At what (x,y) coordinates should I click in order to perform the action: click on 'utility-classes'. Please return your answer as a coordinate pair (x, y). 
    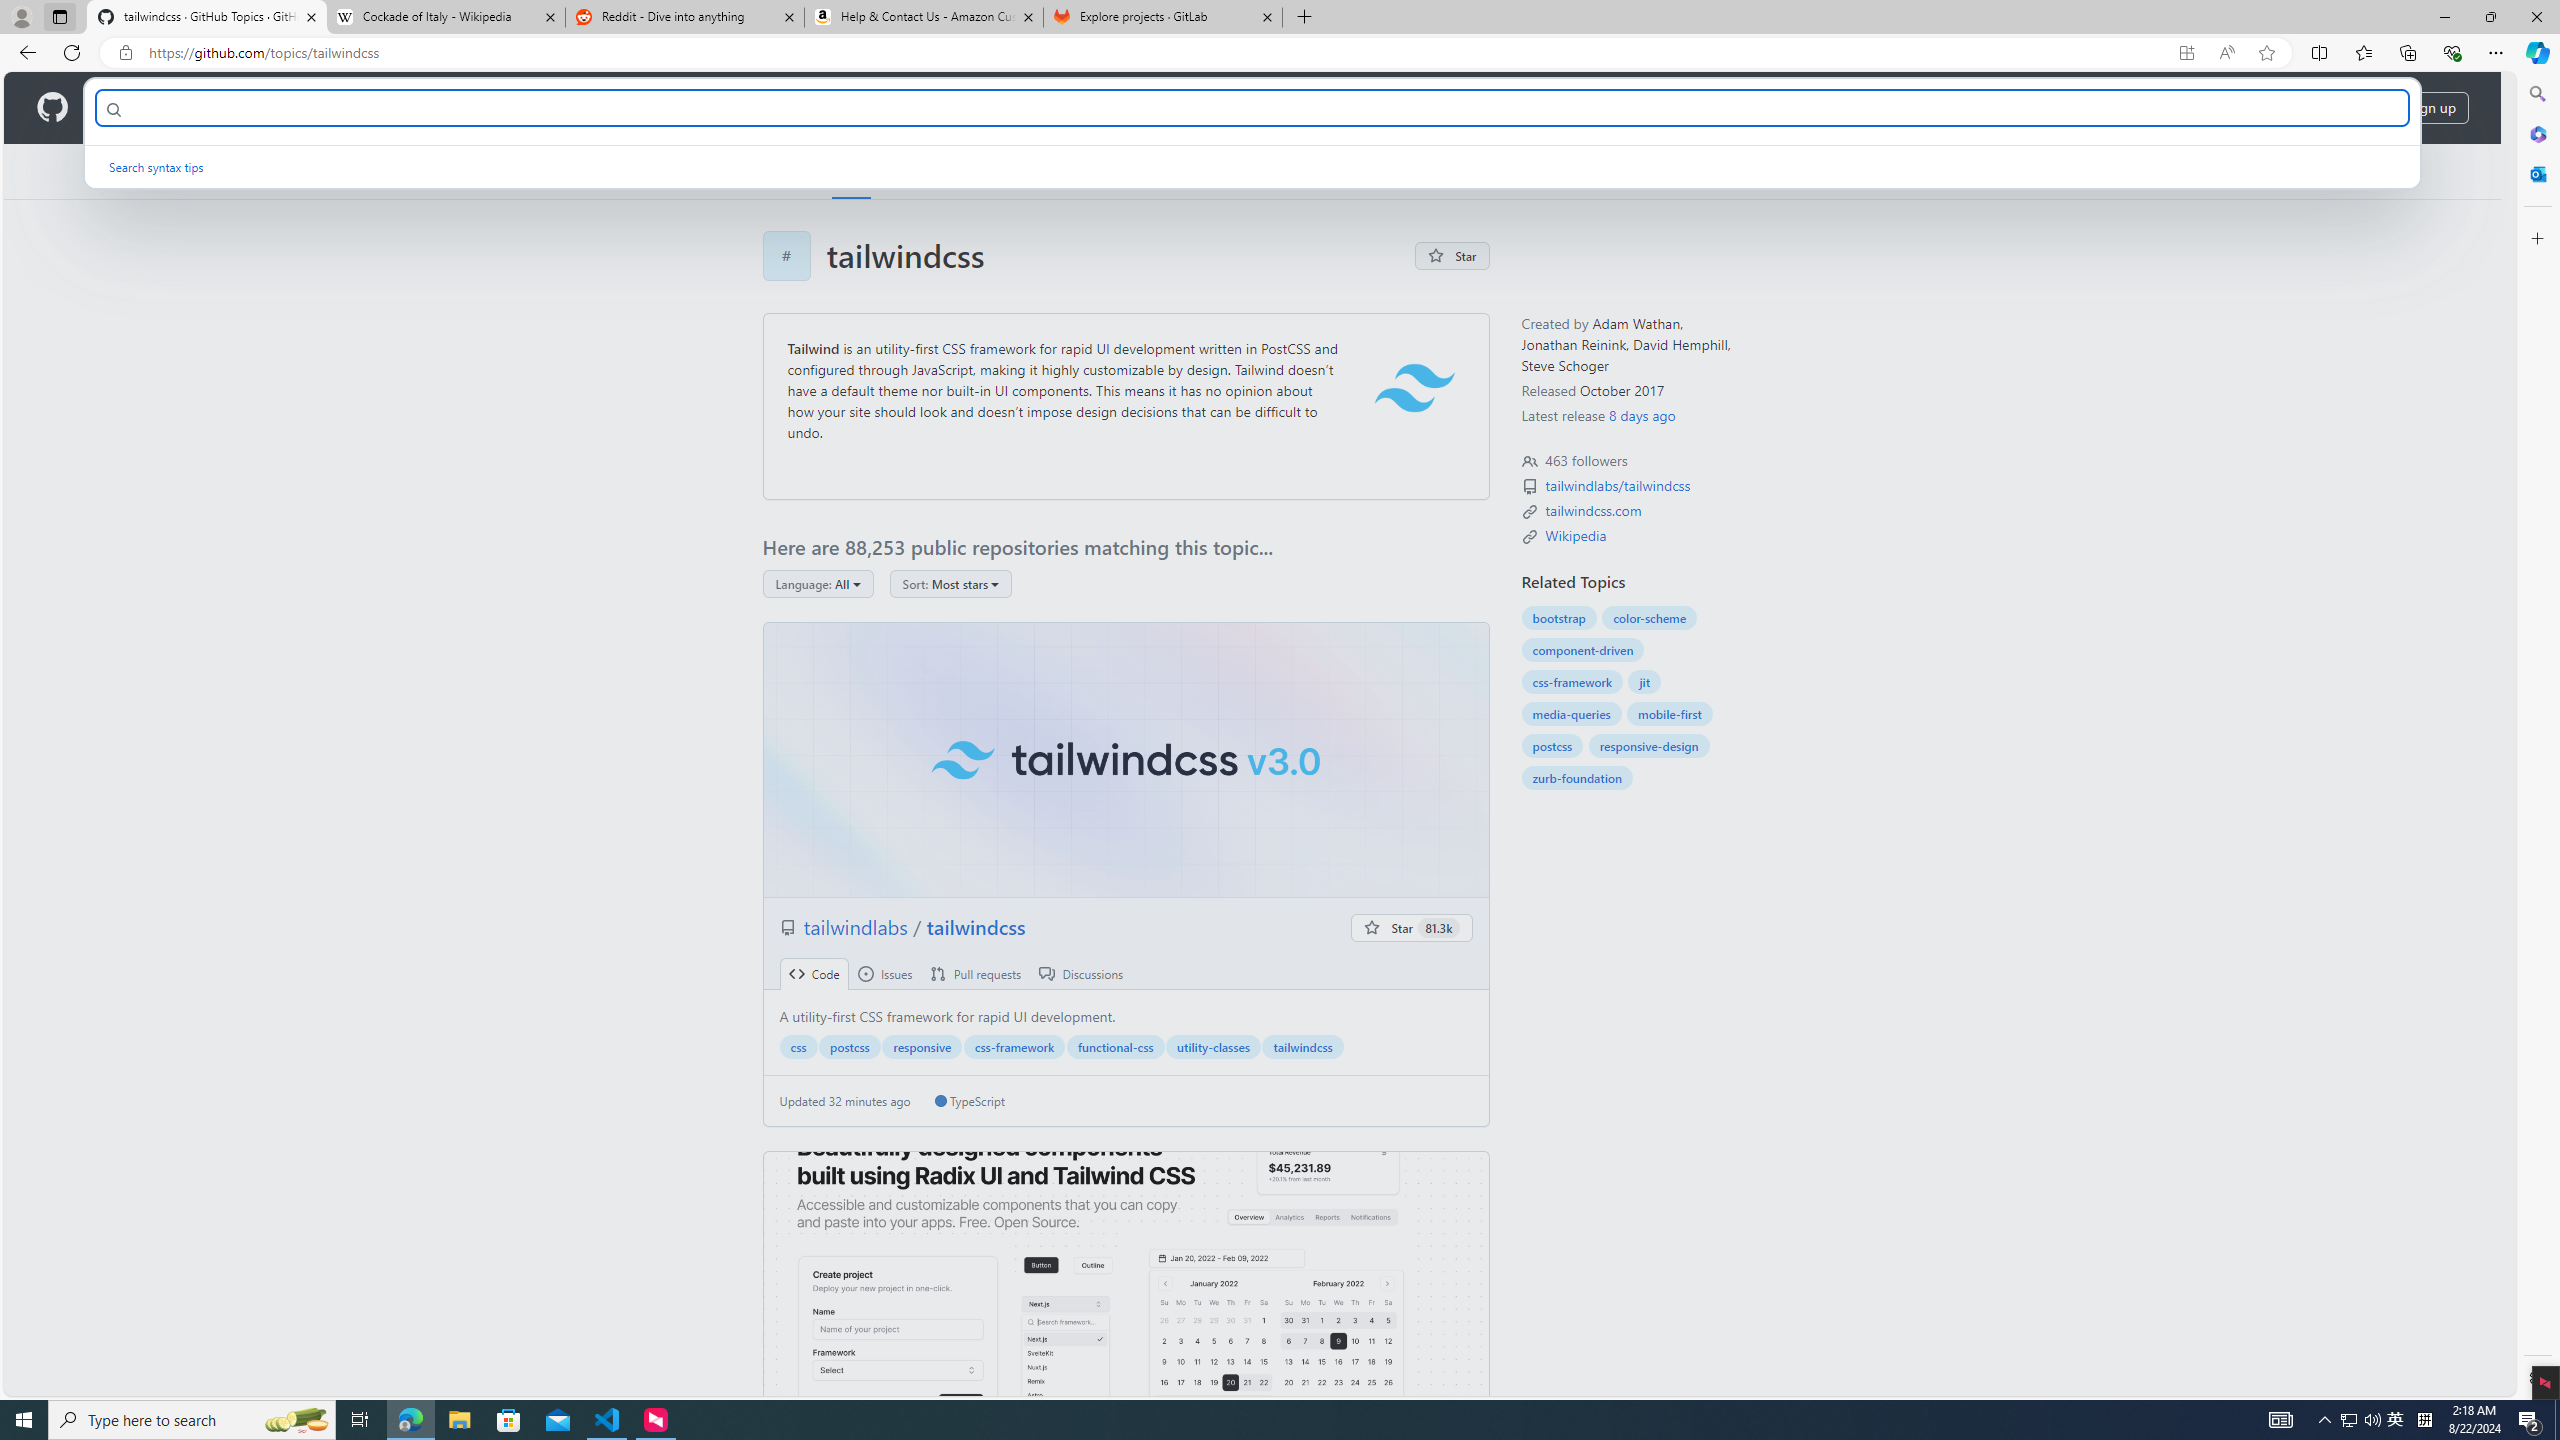
    Looking at the image, I should click on (1212, 1045).